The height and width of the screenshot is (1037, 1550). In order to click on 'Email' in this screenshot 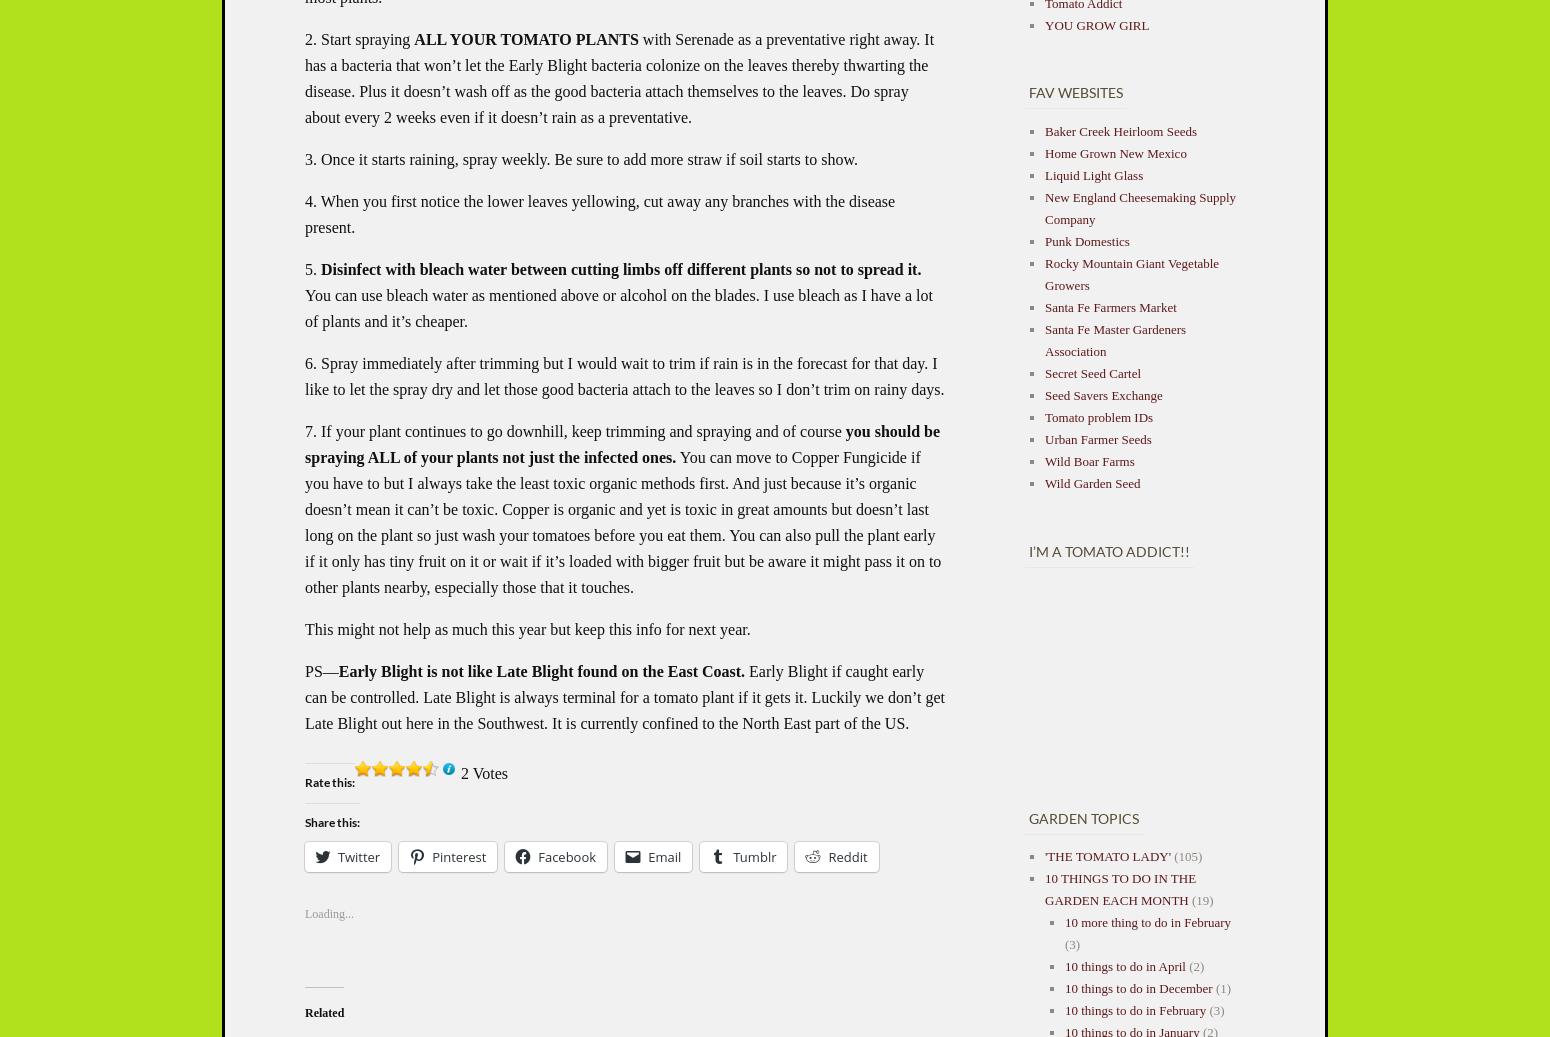, I will do `click(663, 856)`.